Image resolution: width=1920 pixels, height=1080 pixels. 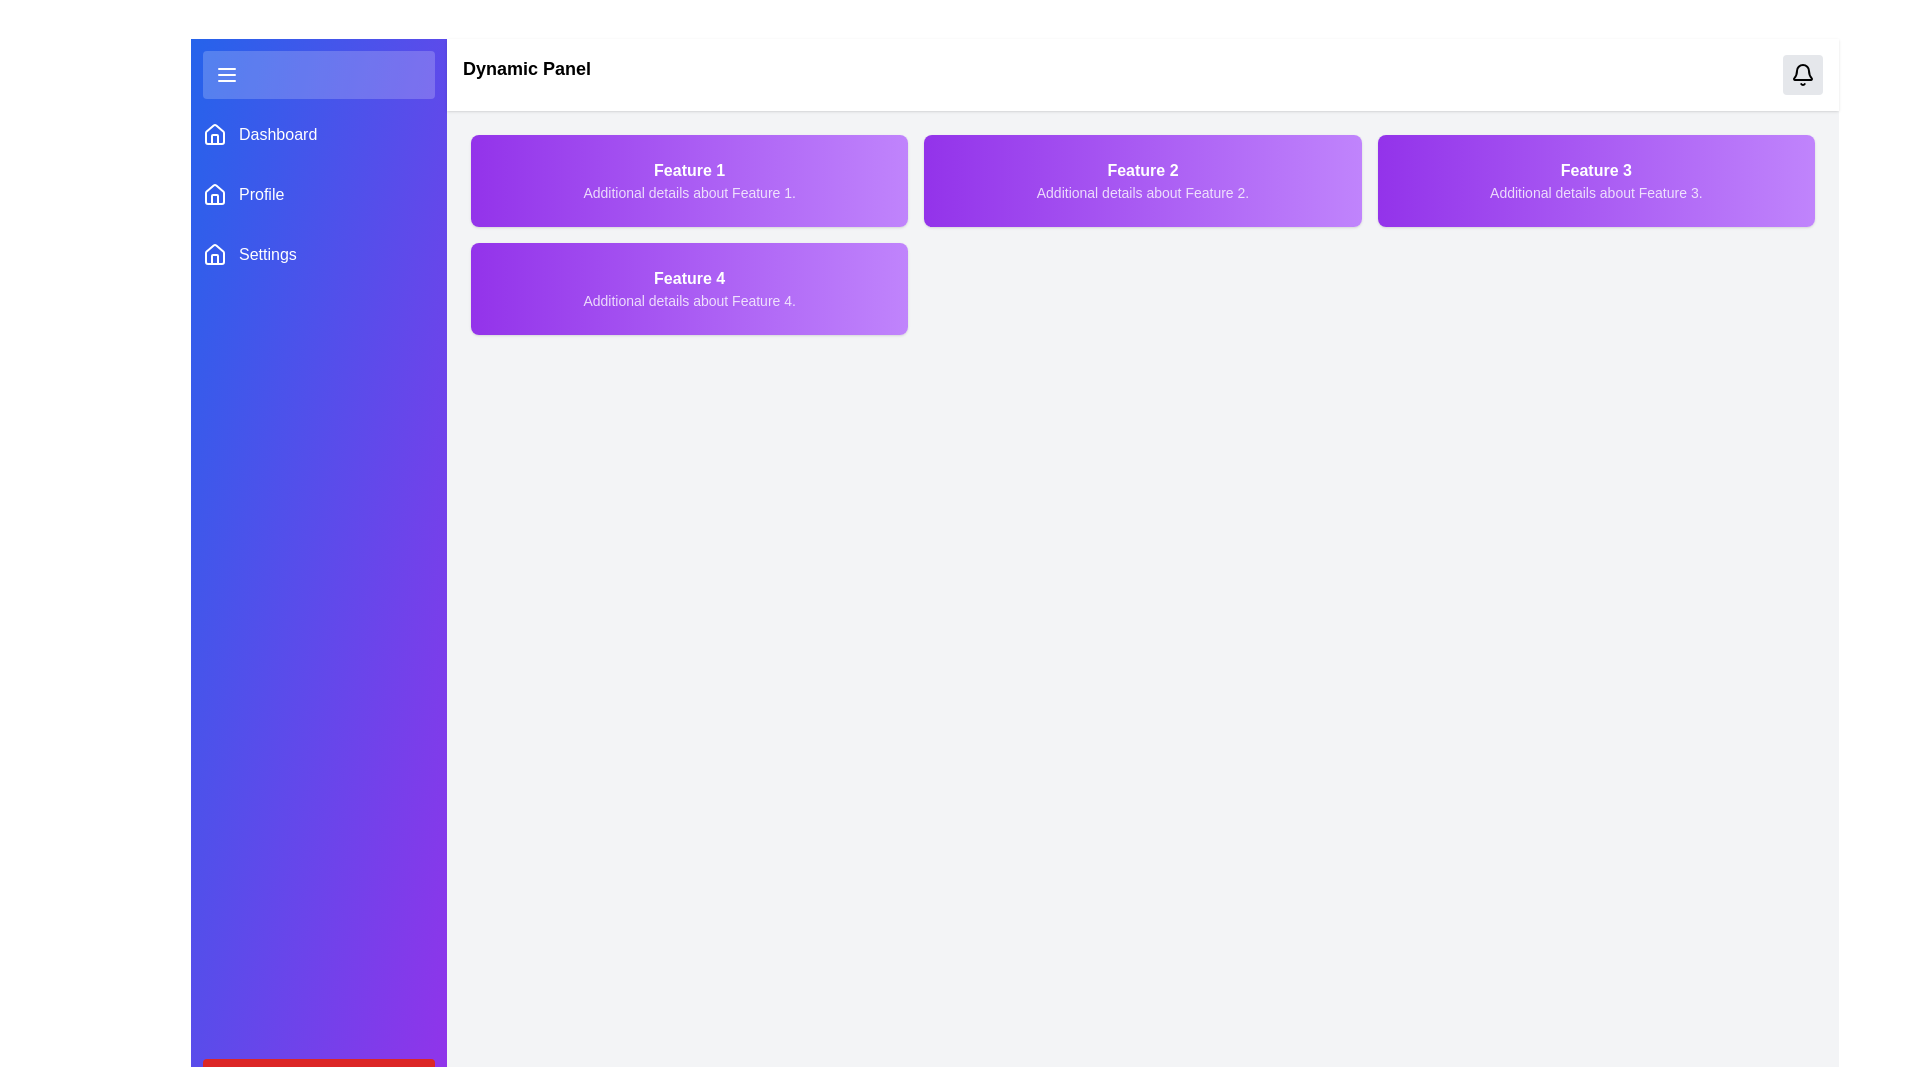 What do you see at coordinates (277, 135) in the screenshot?
I see `the 'Dashboard' text label in the sidebar navigation menu` at bounding box center [277, 135].